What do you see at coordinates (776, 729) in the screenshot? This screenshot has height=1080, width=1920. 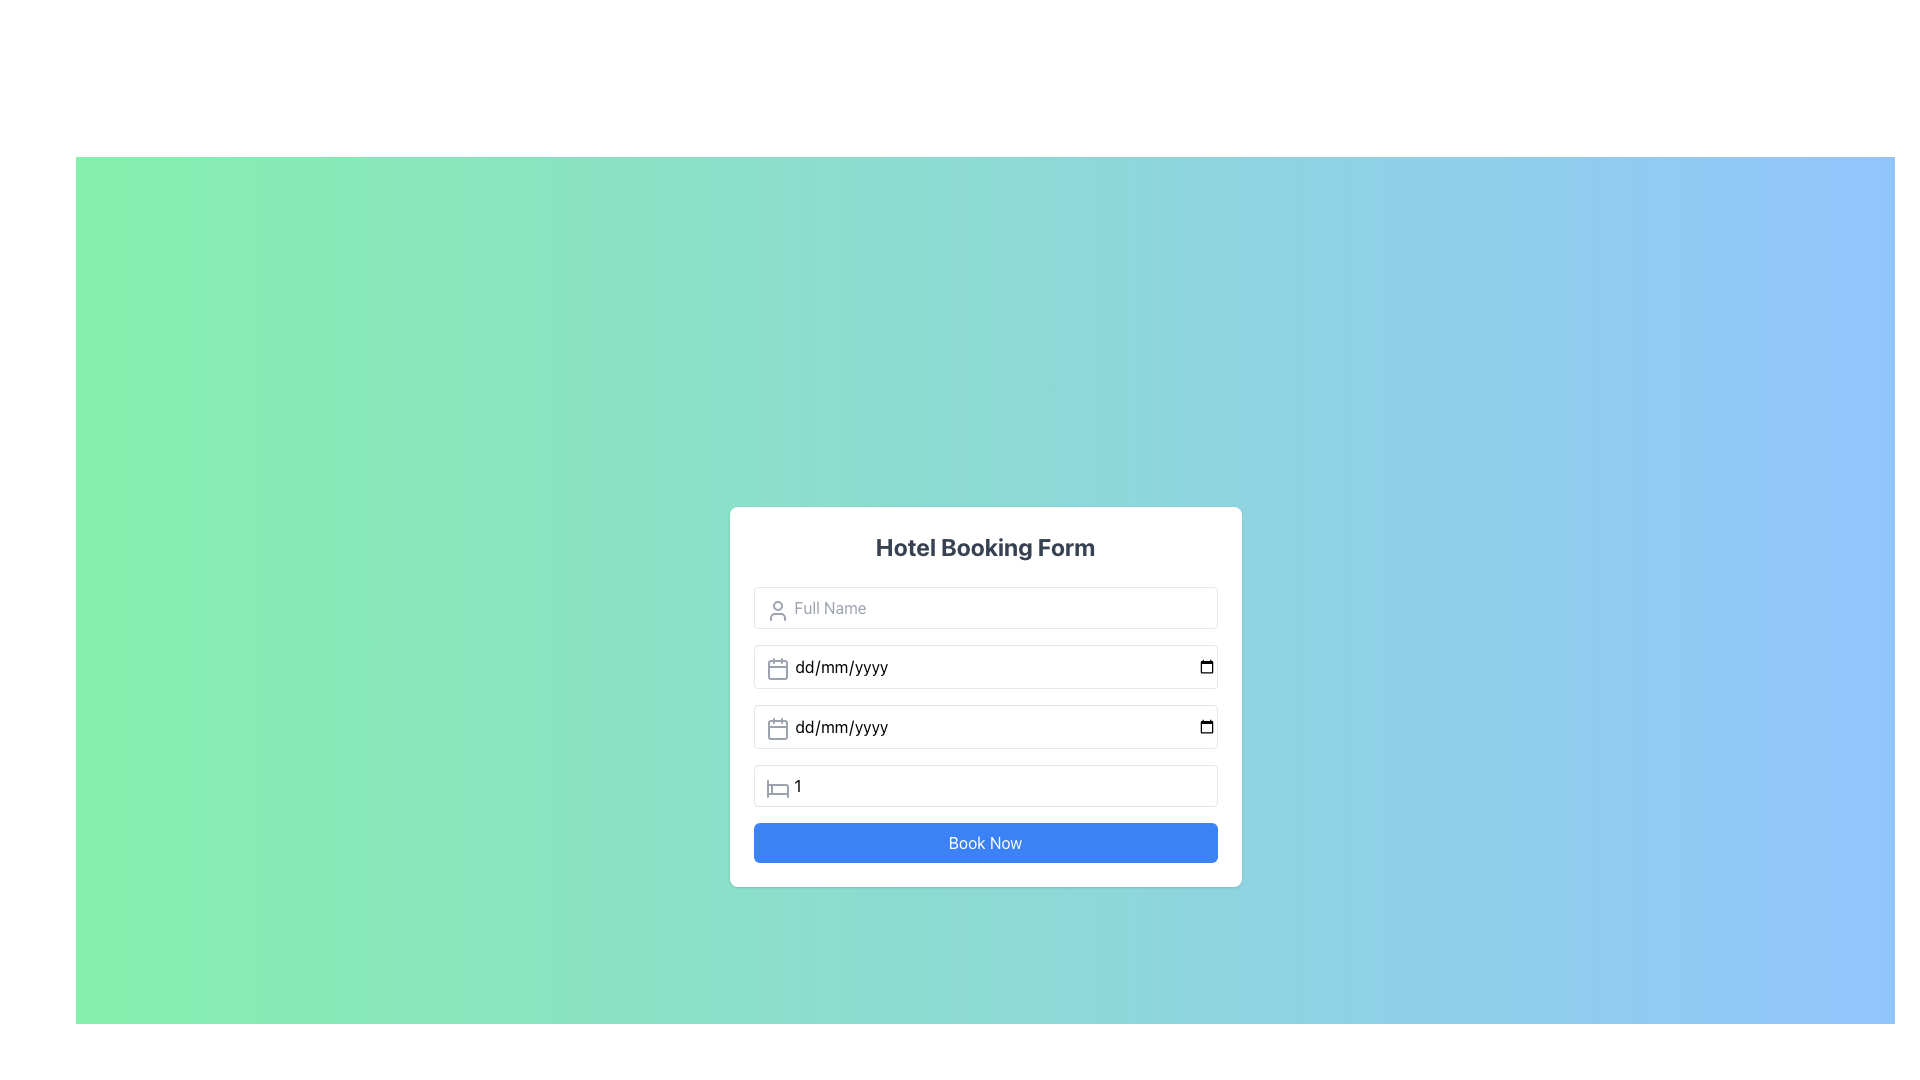 I see `the minimalist calendar icon located inside the second date input field of the booking form` at bounding box center [776, 729].